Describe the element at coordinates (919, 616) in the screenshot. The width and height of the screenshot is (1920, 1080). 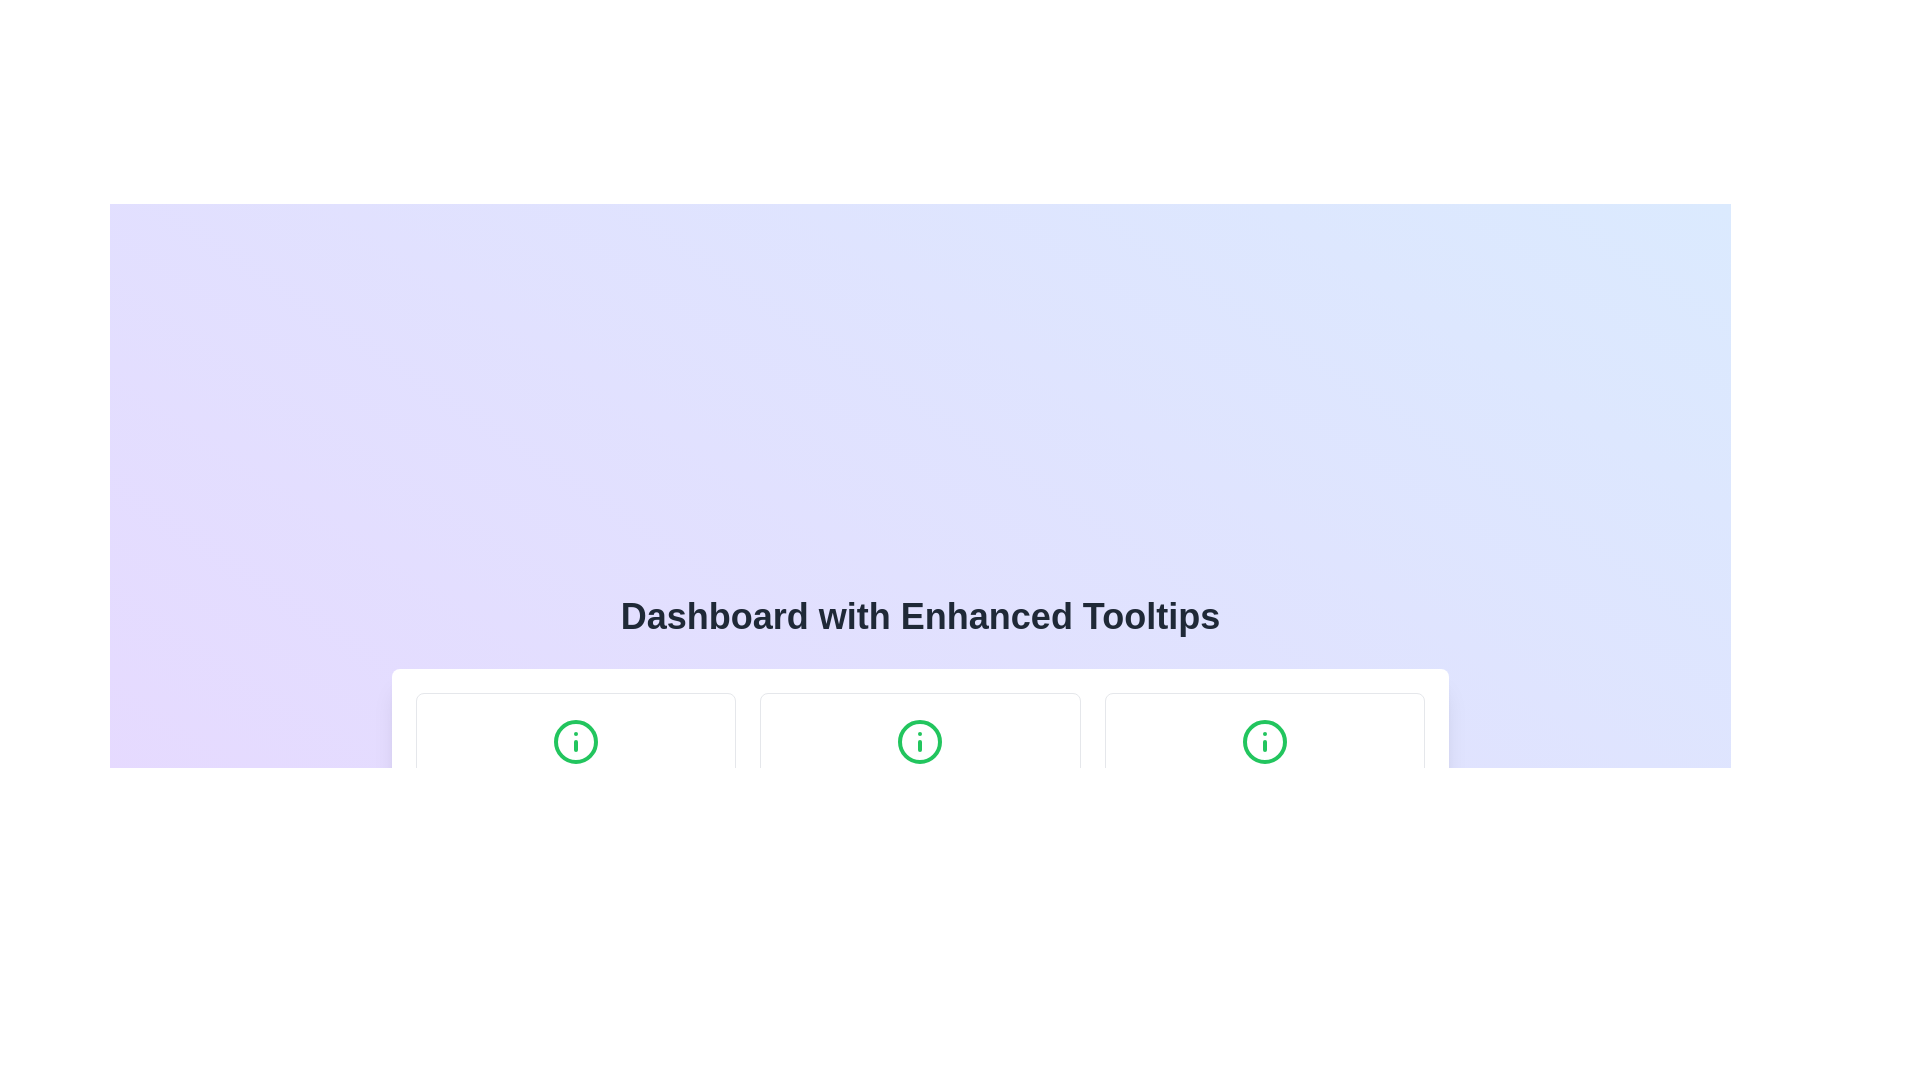
I see `static text display element that serves as the header for the 'Dashboard with Enhanced Tooltips' section, located centrally above other interface groups` at that location.